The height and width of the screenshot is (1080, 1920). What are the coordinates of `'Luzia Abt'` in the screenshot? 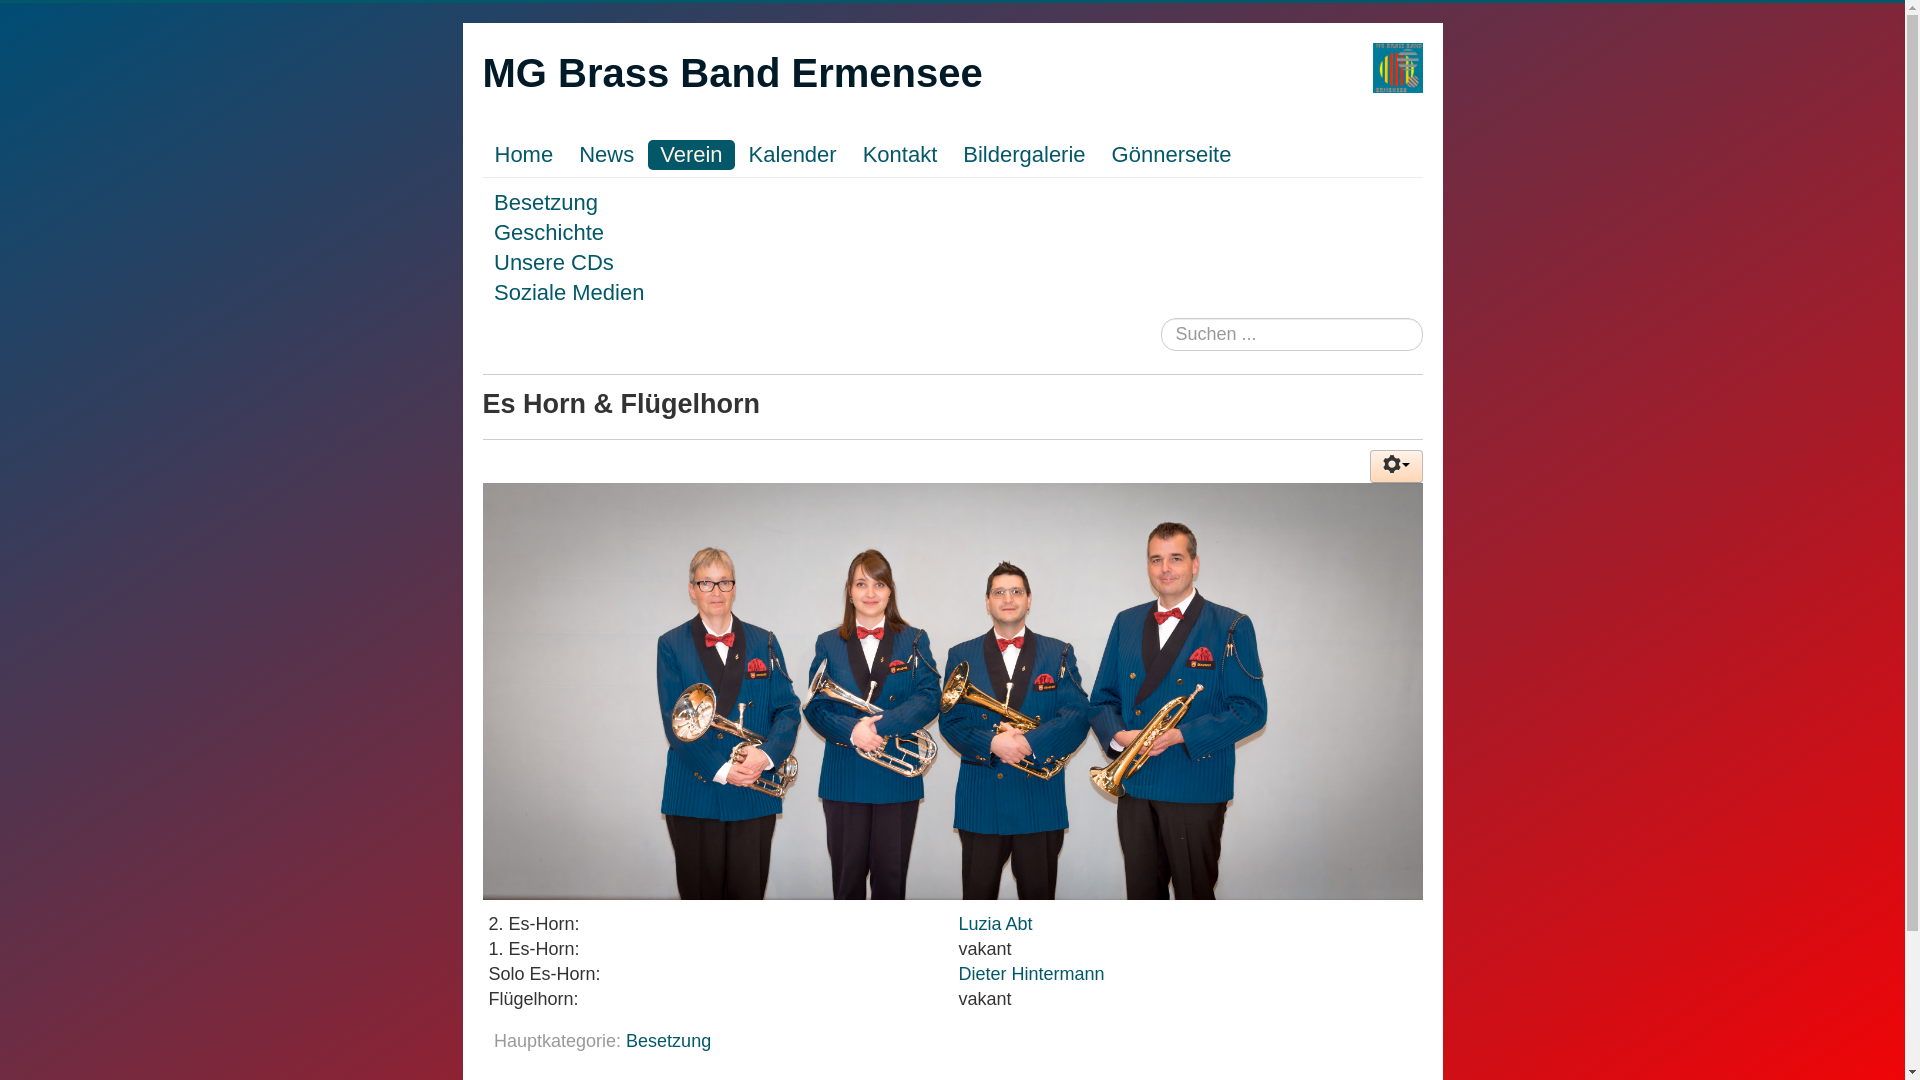 It's located at (995, 924).